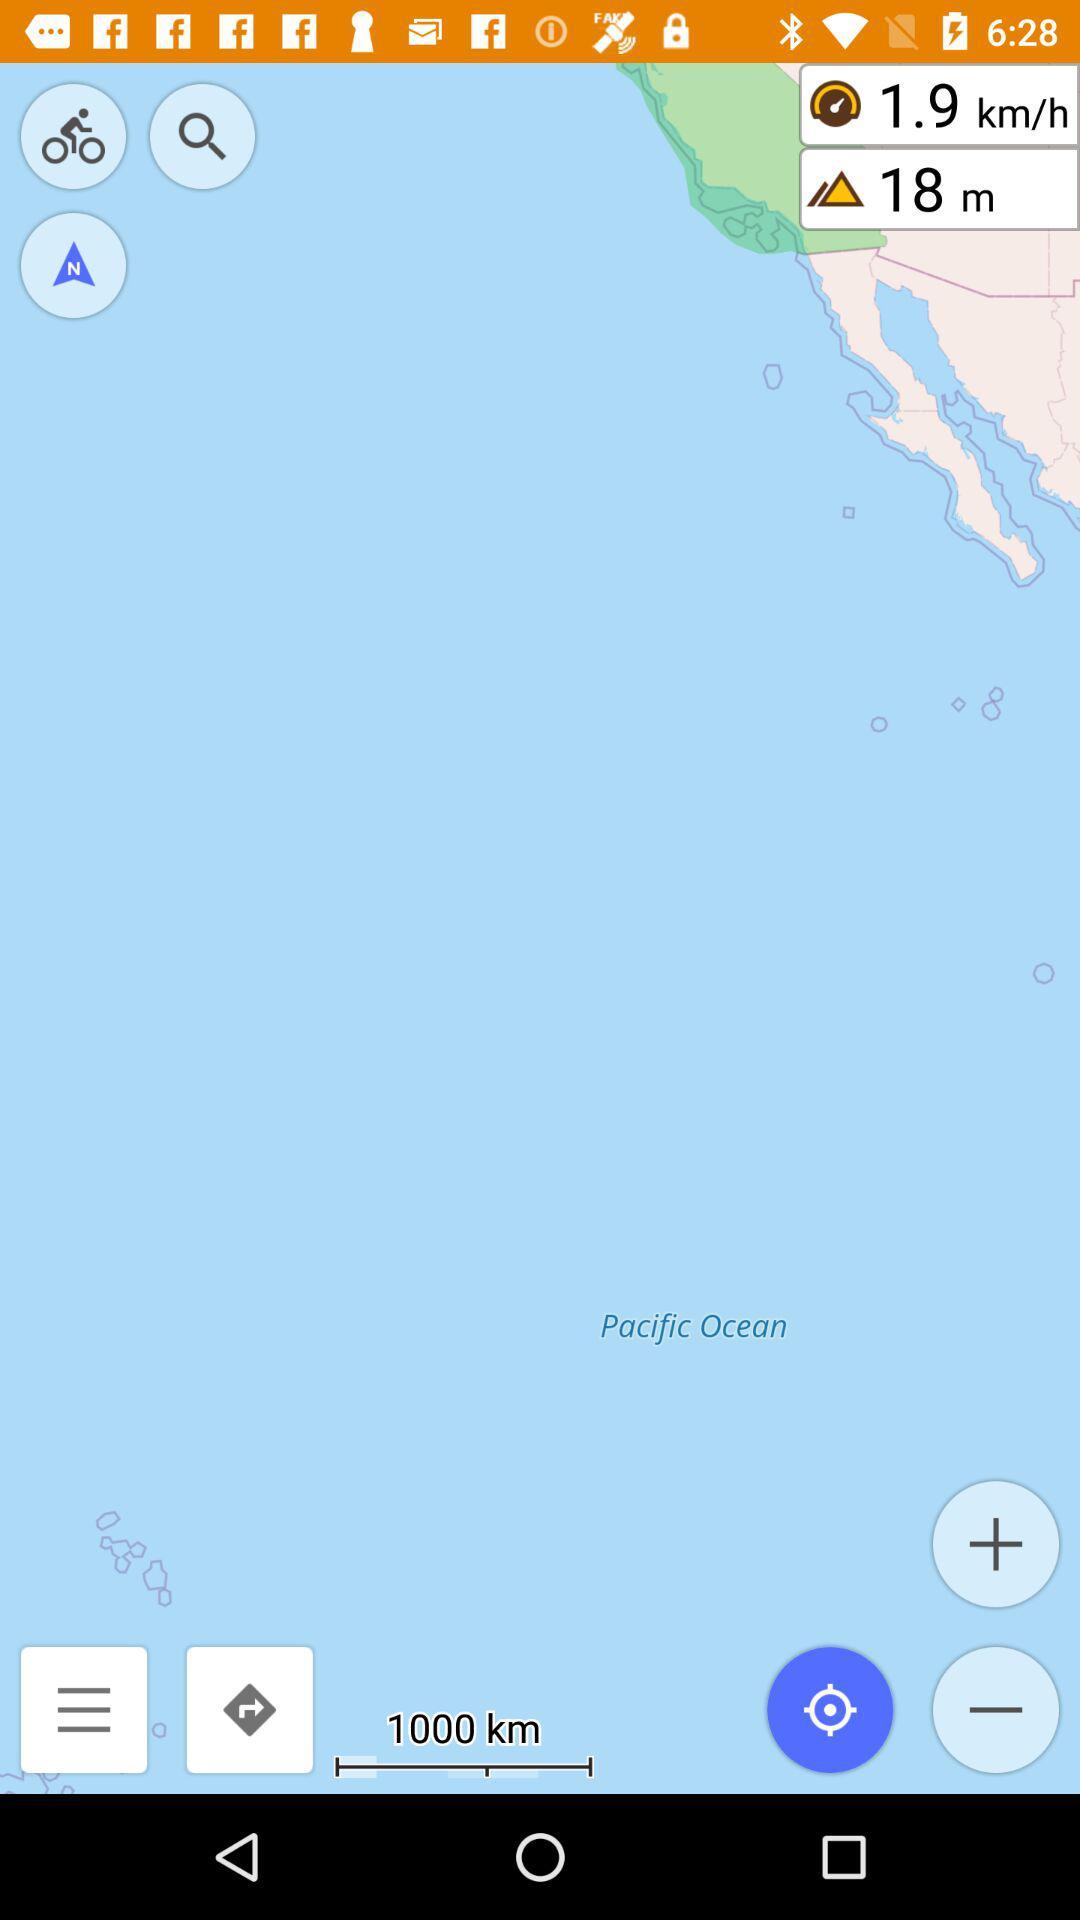 Image resolution: width=1080 pixels, height=1920 pixels. I want to click on the menu icon, so click(83, 1708).